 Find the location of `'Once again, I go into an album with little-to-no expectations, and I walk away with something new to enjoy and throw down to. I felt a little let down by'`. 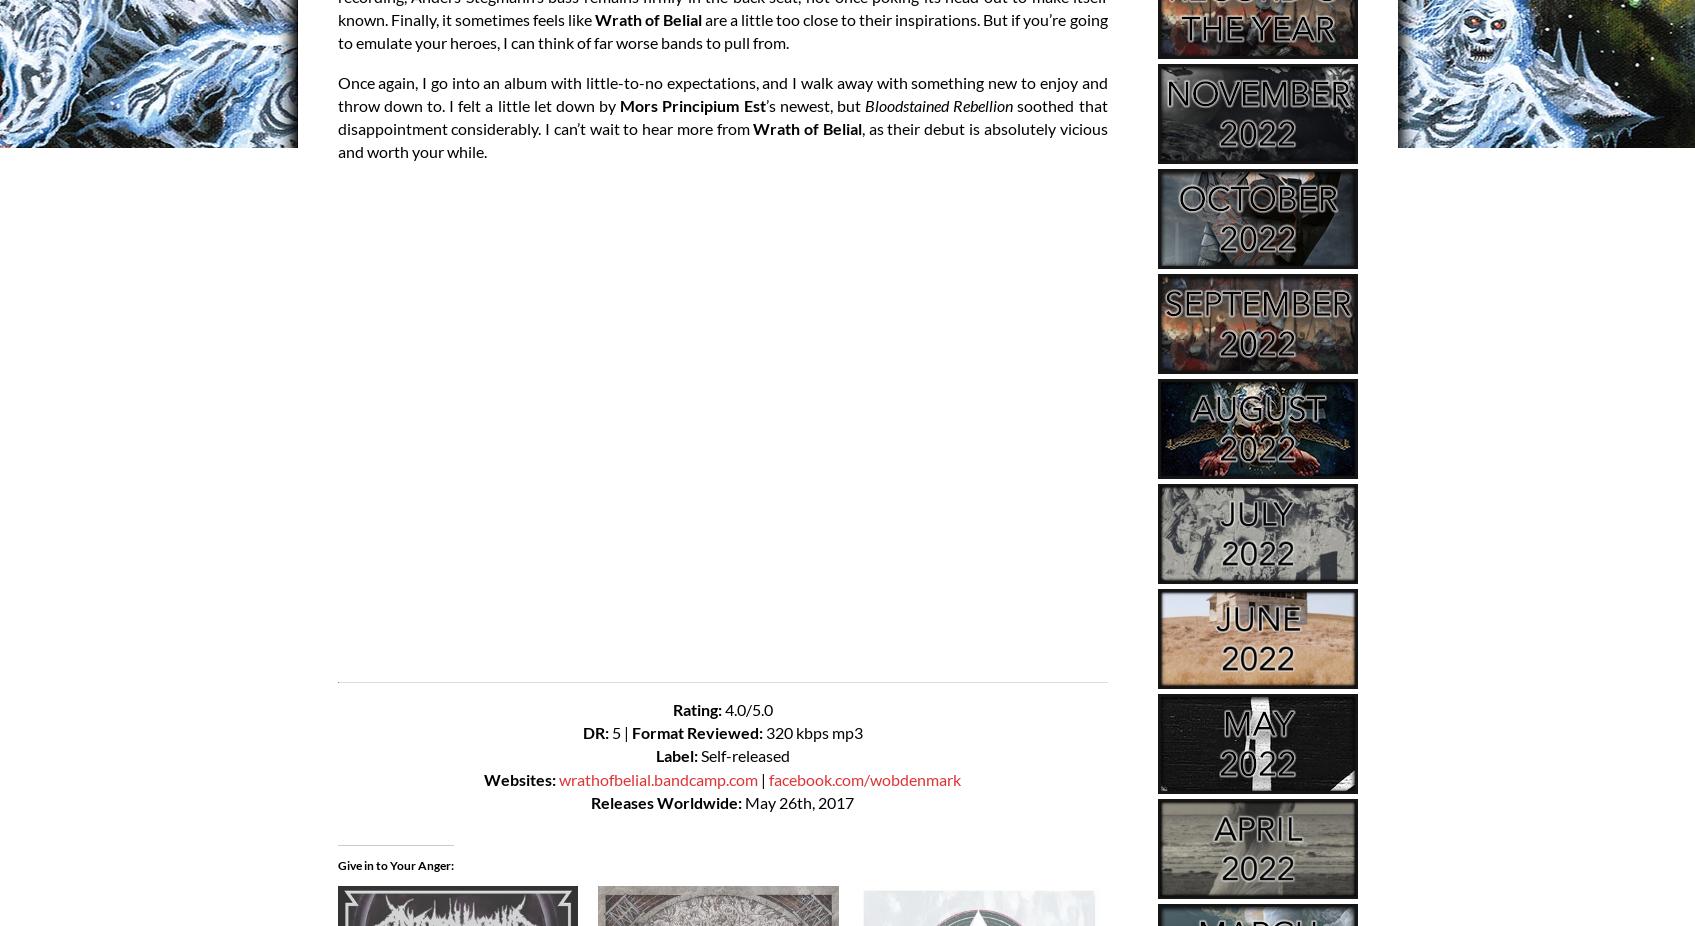

'Once again, I go into an album with little-to-no expectations, and I walk away with something new to enjoy and throw down to. I felt a little let down by' is located at coordinates (335, 92).